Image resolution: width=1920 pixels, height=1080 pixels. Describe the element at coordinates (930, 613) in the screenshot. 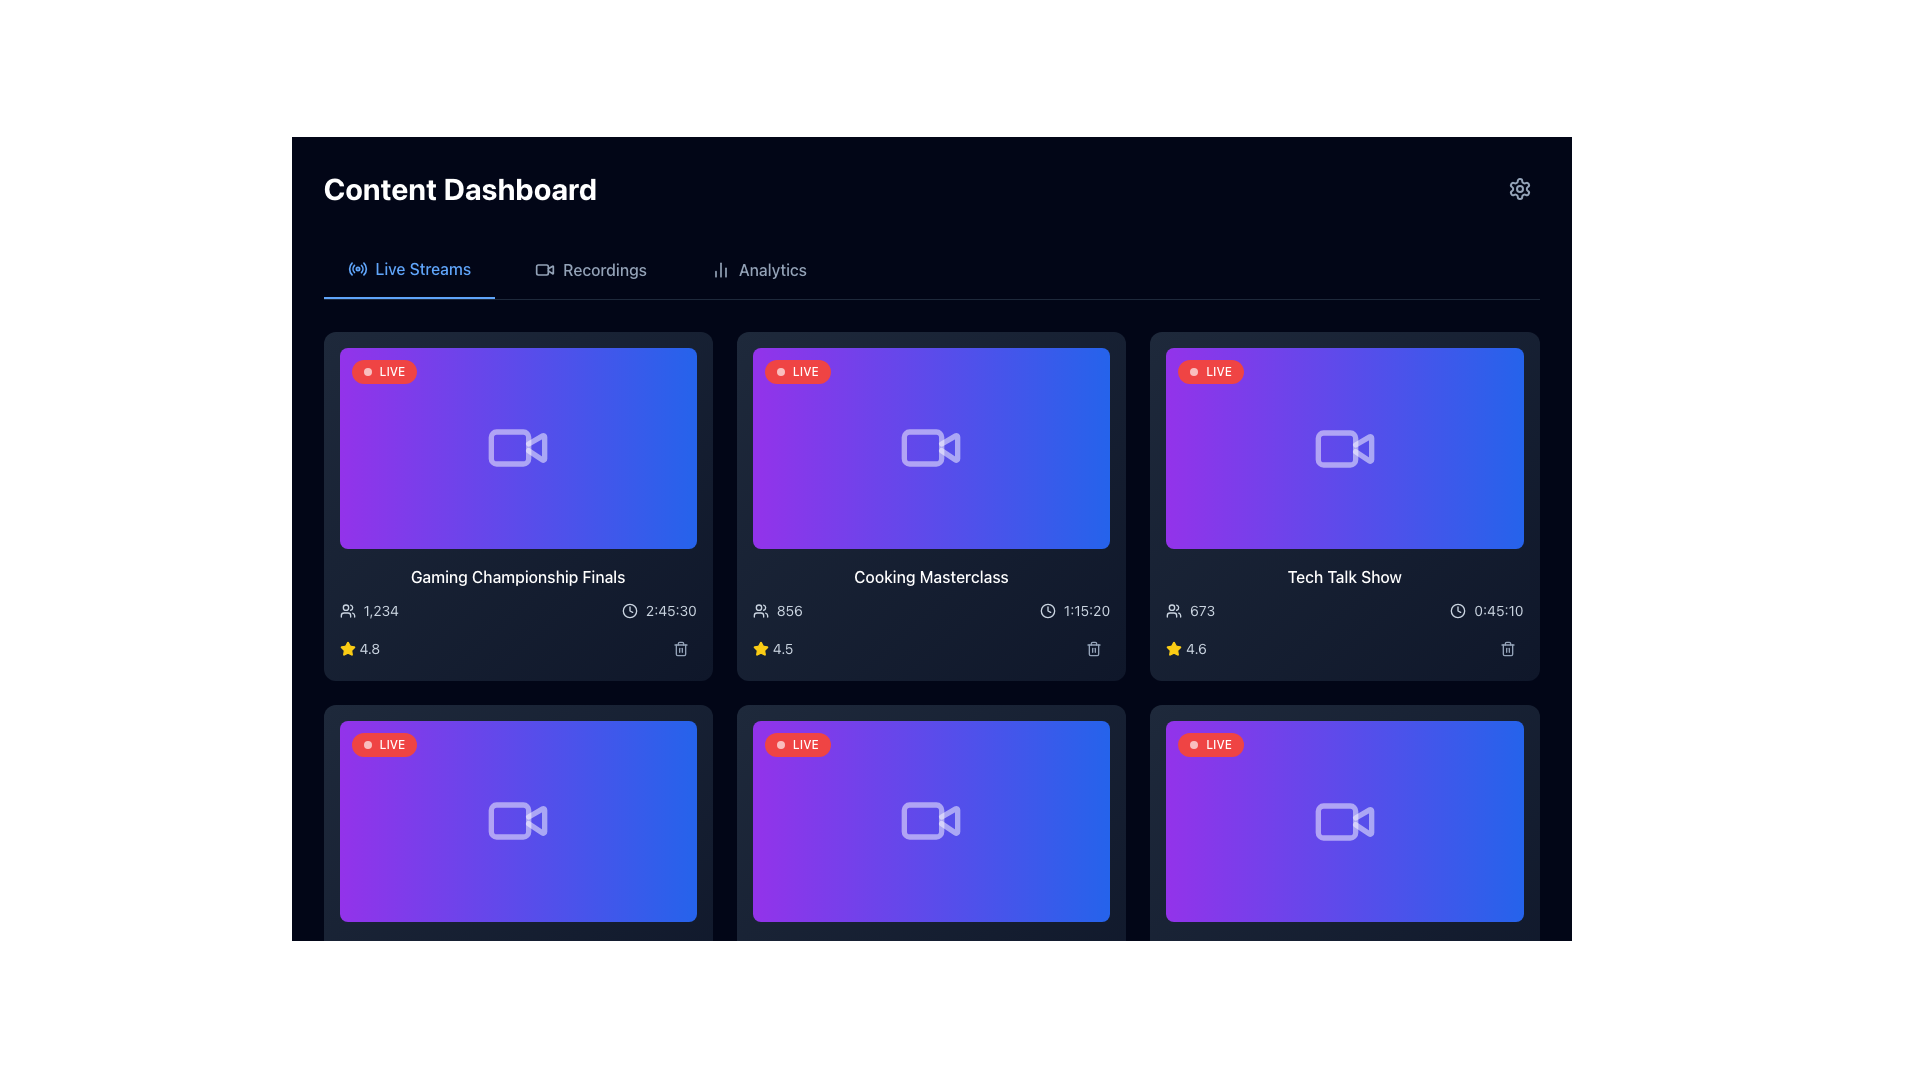

I see `the live stream session card located in the second row and second column of the dashboard to view the duration of the session` at that location.